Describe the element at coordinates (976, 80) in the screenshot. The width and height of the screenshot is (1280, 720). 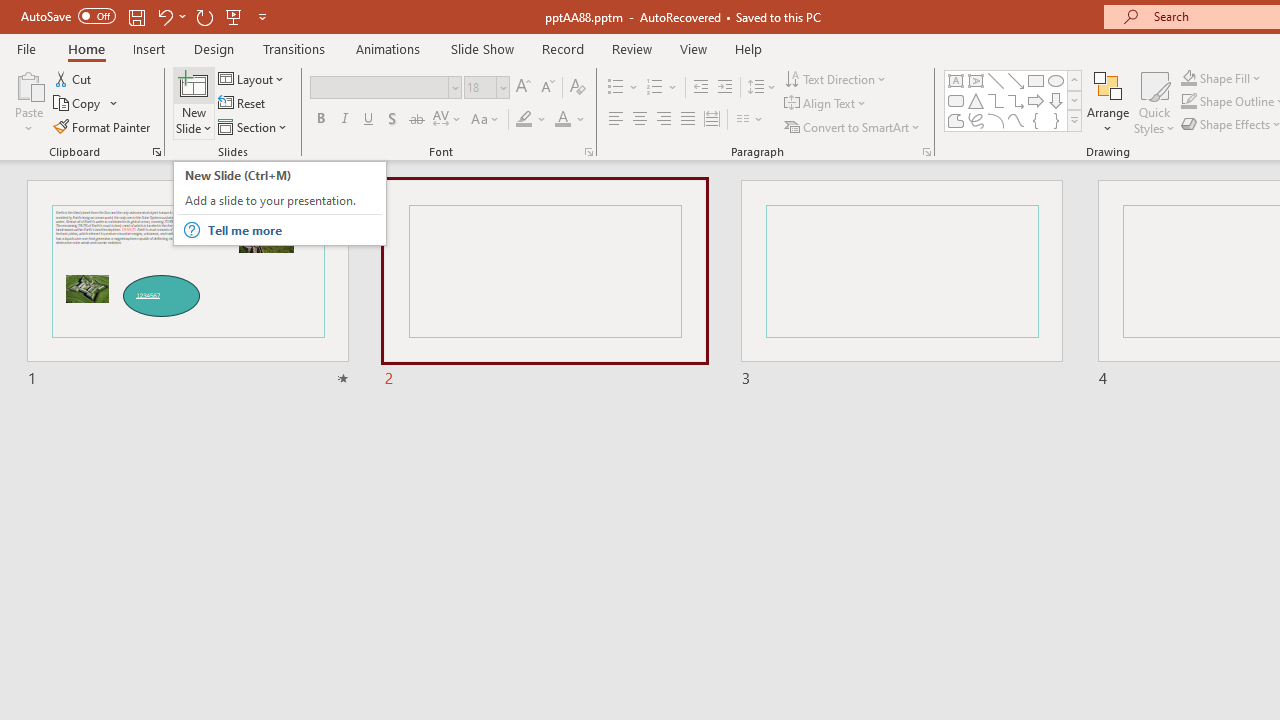
I see `'Vertical Text Box'` at that location.